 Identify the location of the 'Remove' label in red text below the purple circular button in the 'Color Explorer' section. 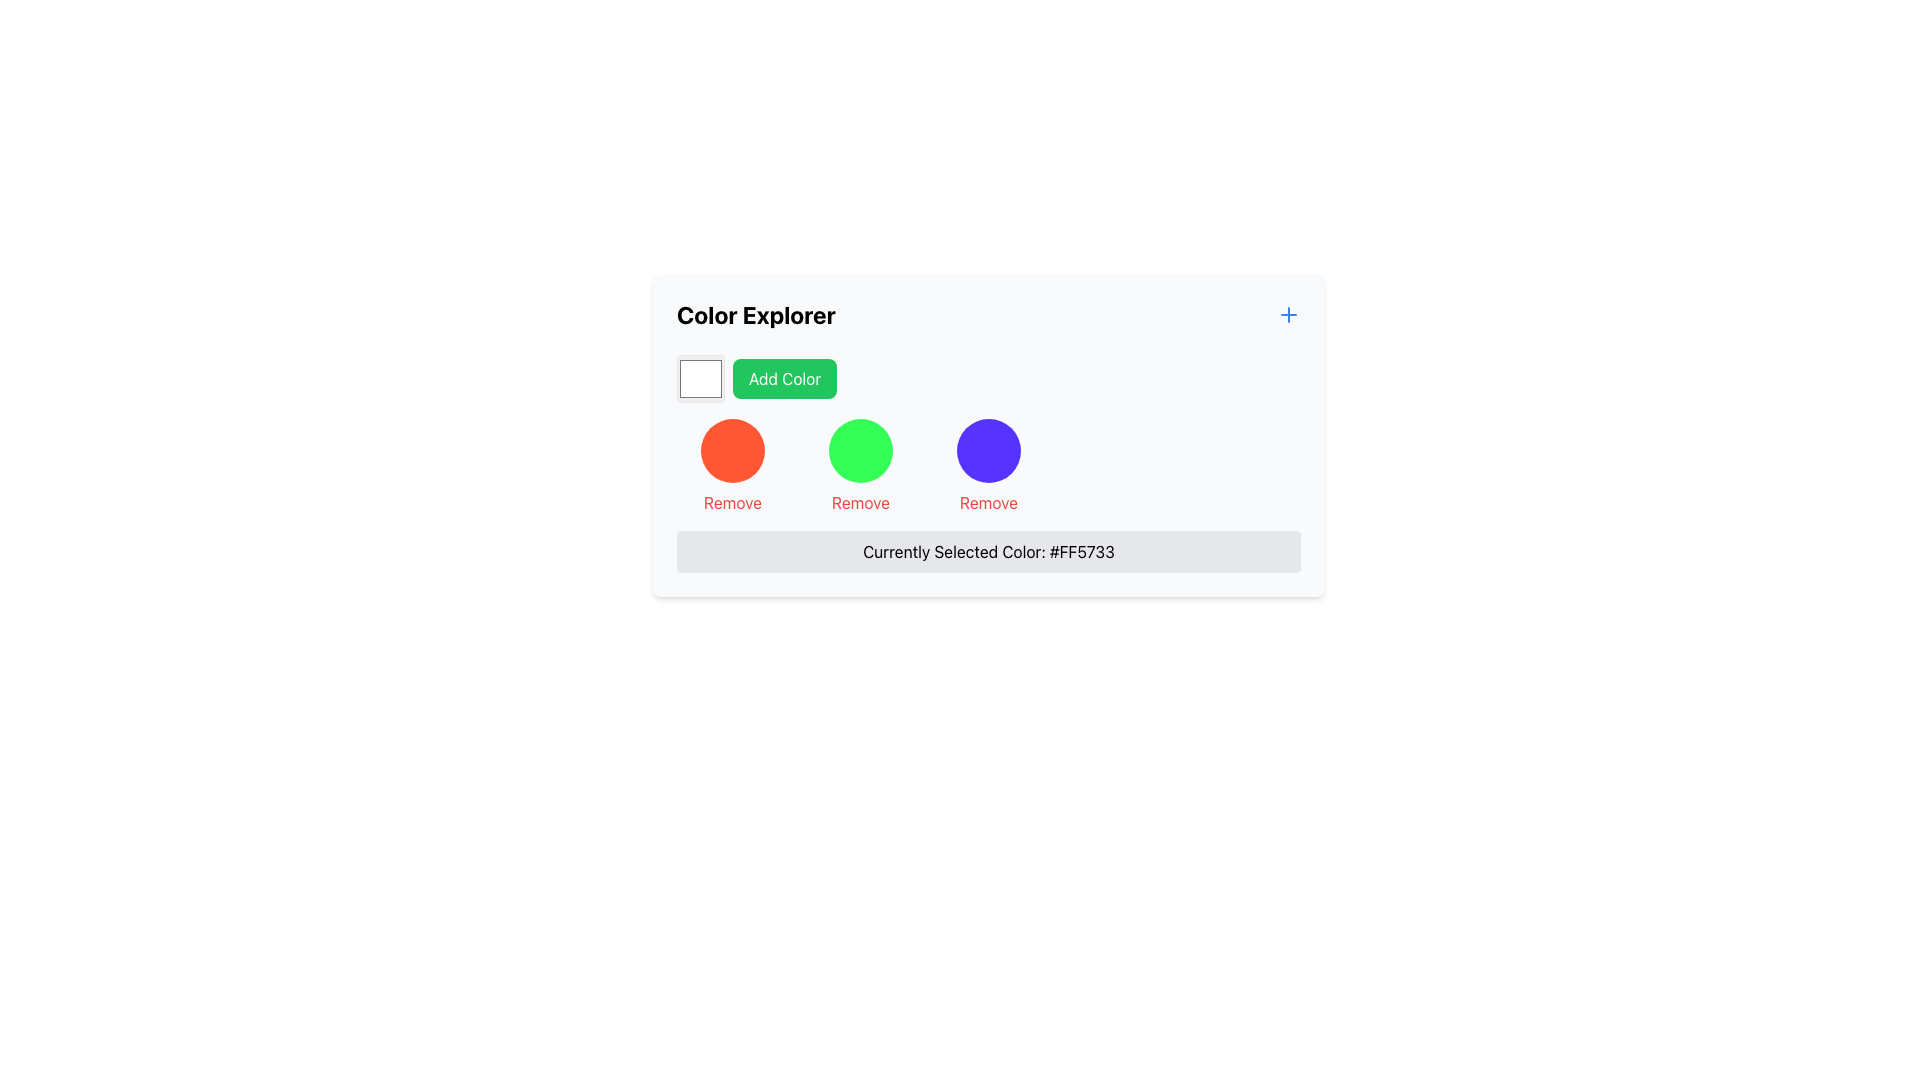
(988, 466).